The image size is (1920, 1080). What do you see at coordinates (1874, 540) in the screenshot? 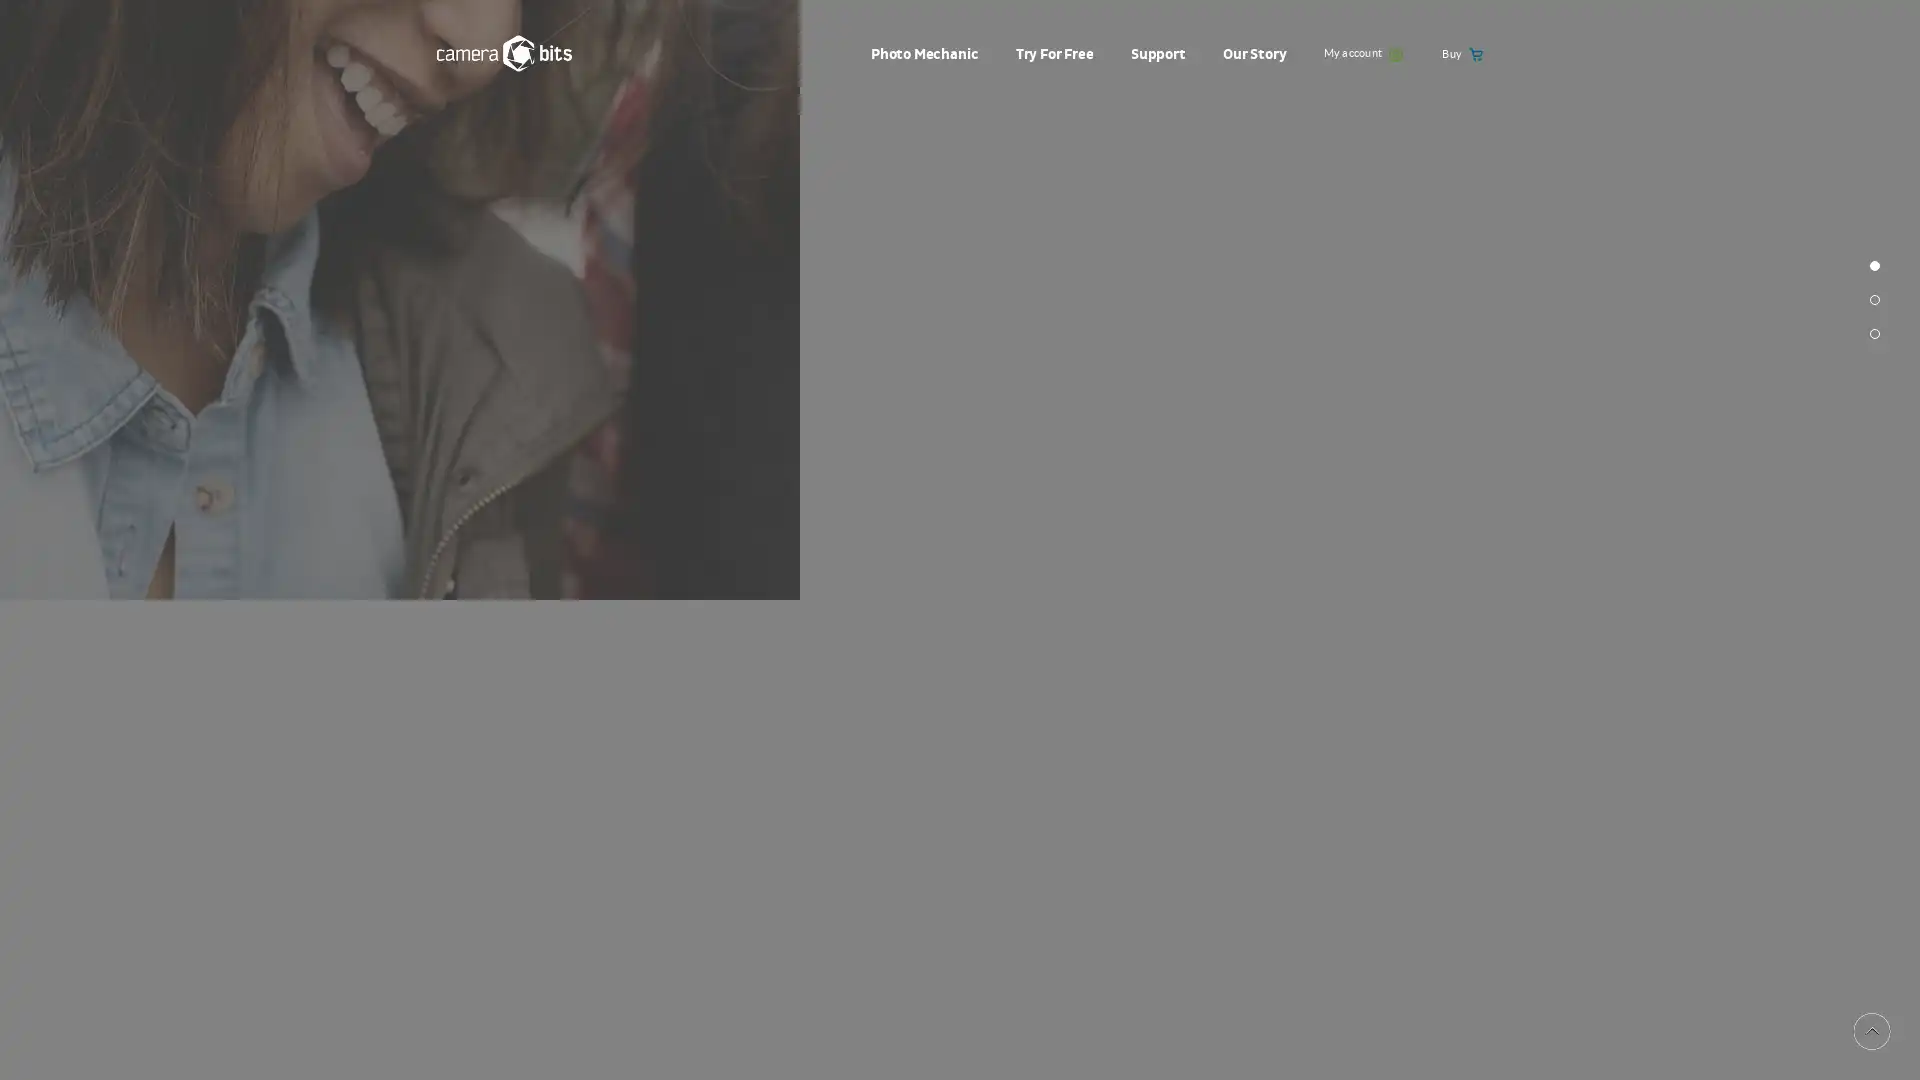
I see `2` at bounding box center [1874, 540].